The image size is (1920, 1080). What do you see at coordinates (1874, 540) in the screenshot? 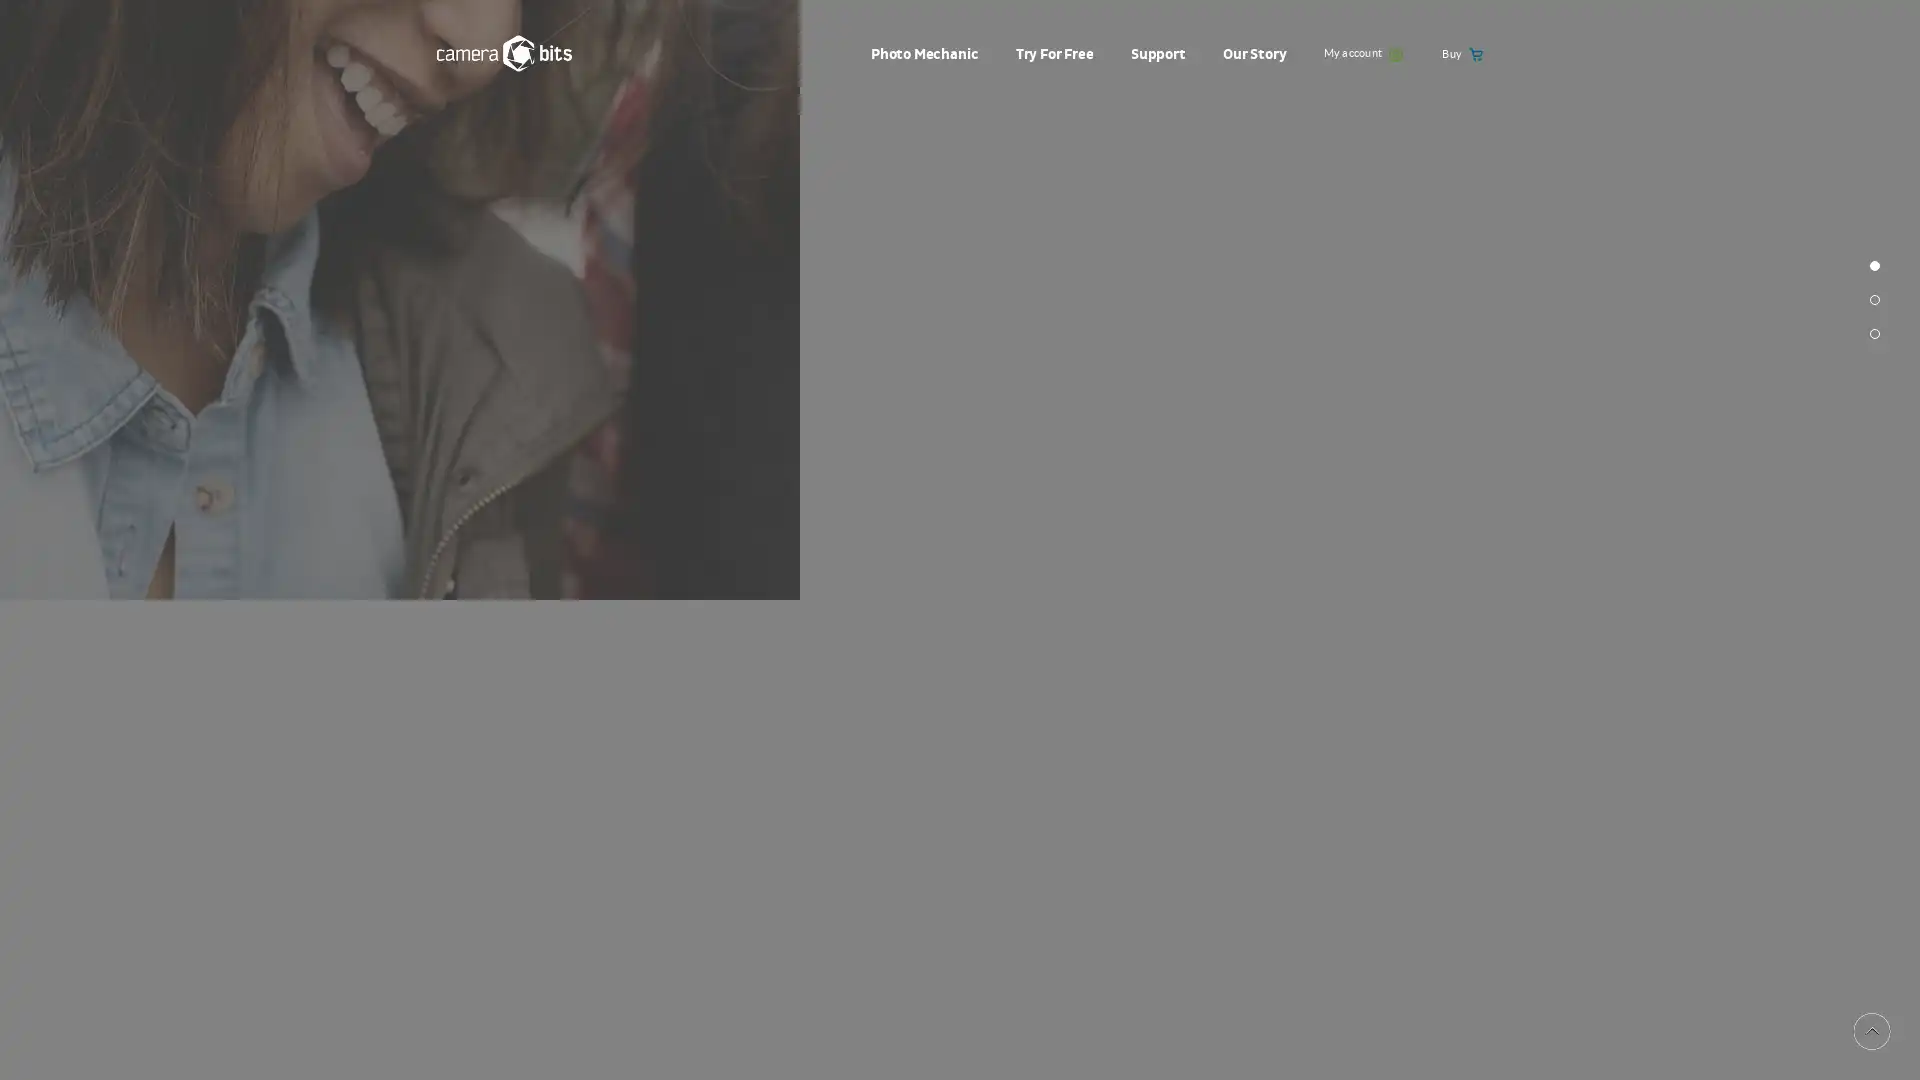
I see `2` at bounding box center [1874, 540].